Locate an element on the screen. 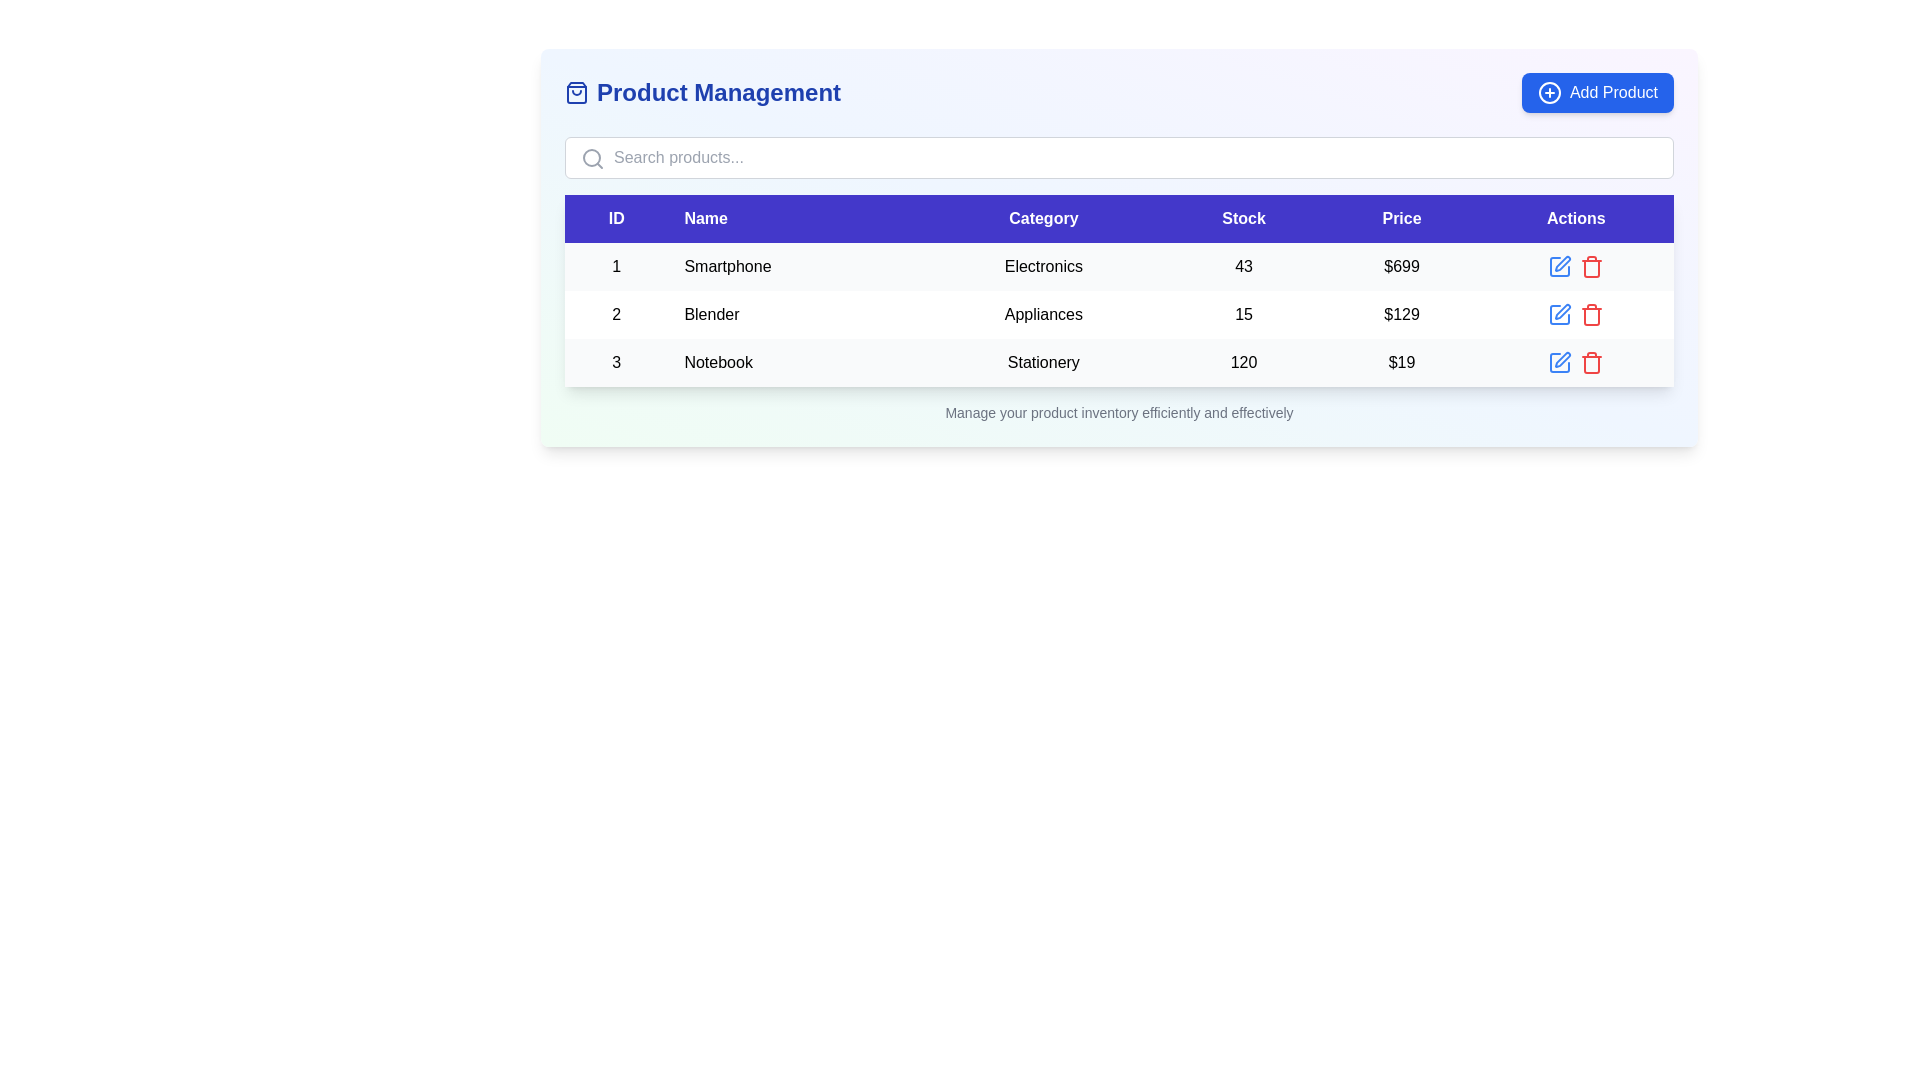 Image resolution: width=1920 pixels, height=1080 pixels. value displayed in the Label representing the price for the item 'Notebook' located in the fifth column of the third row under the 'Price' header is located at coordinates (1400, 362).